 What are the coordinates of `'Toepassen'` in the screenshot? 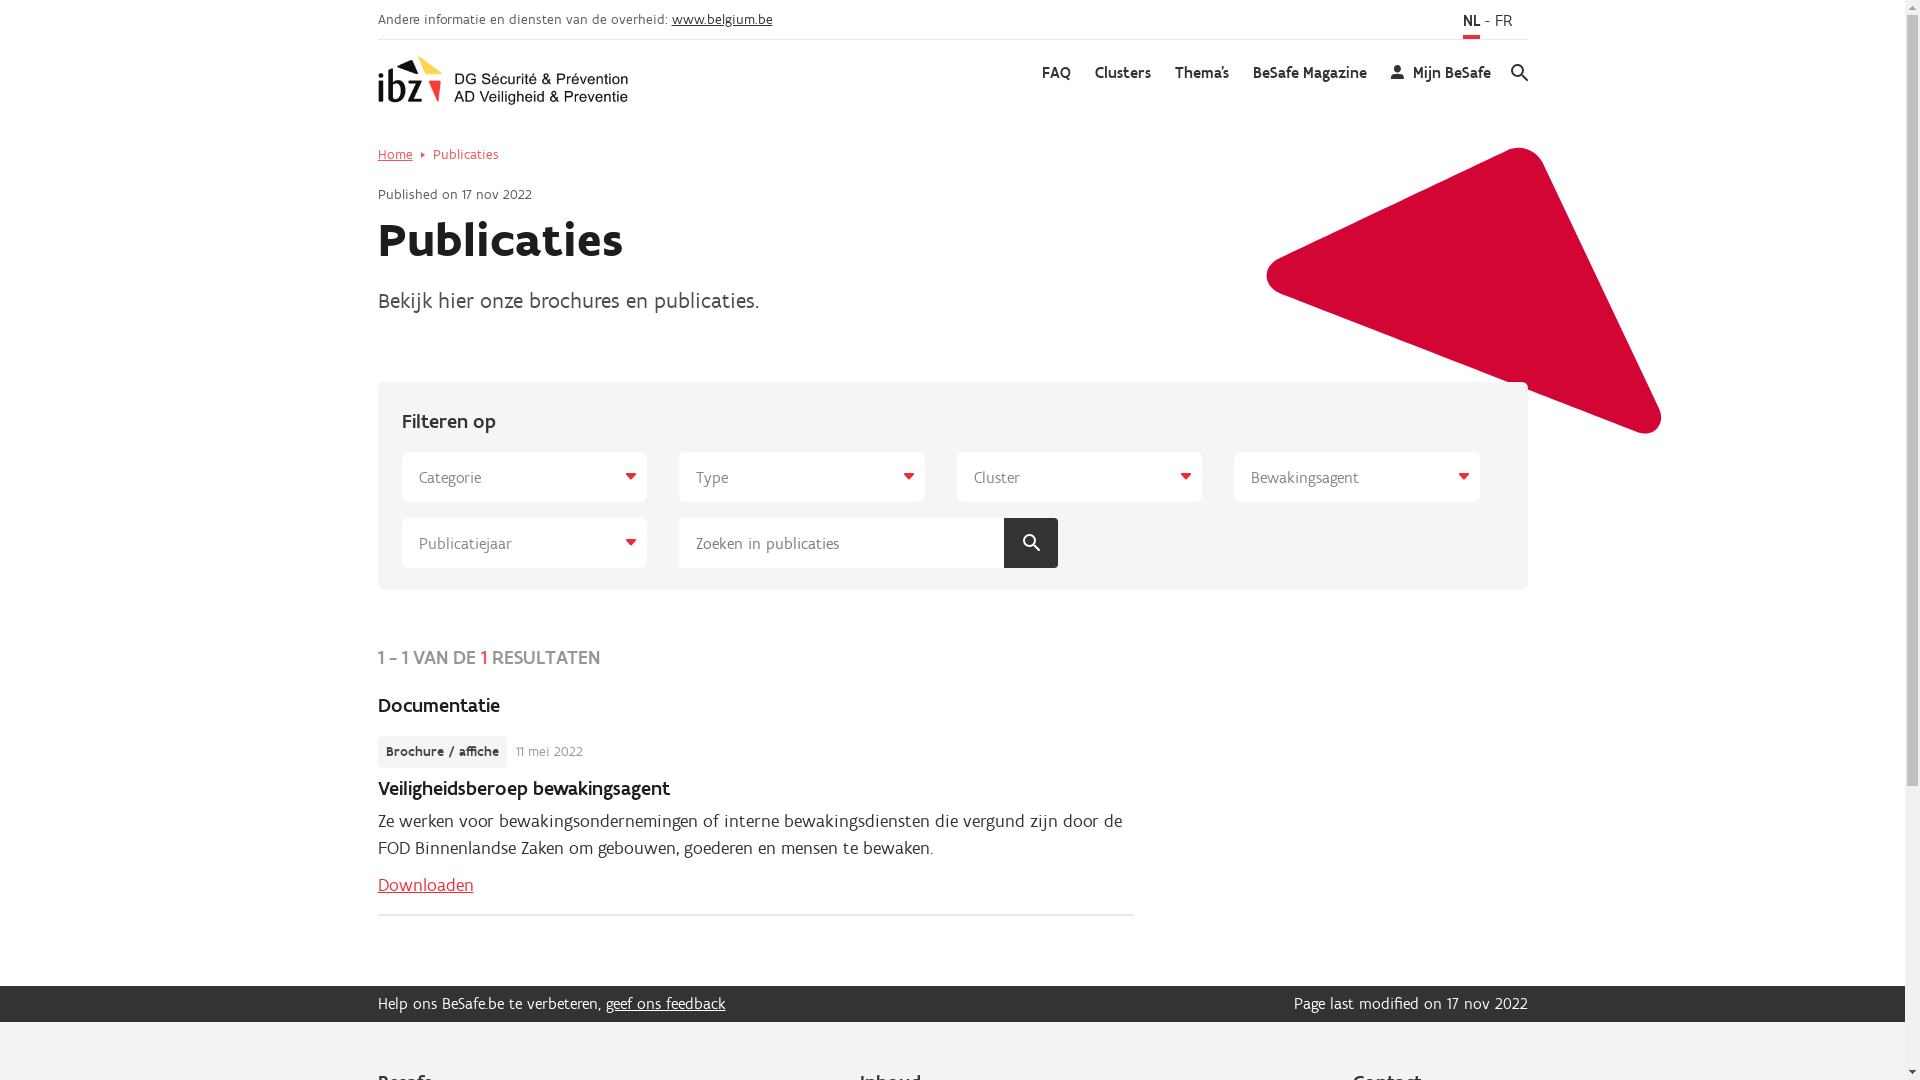 It's located at (1031, 543).